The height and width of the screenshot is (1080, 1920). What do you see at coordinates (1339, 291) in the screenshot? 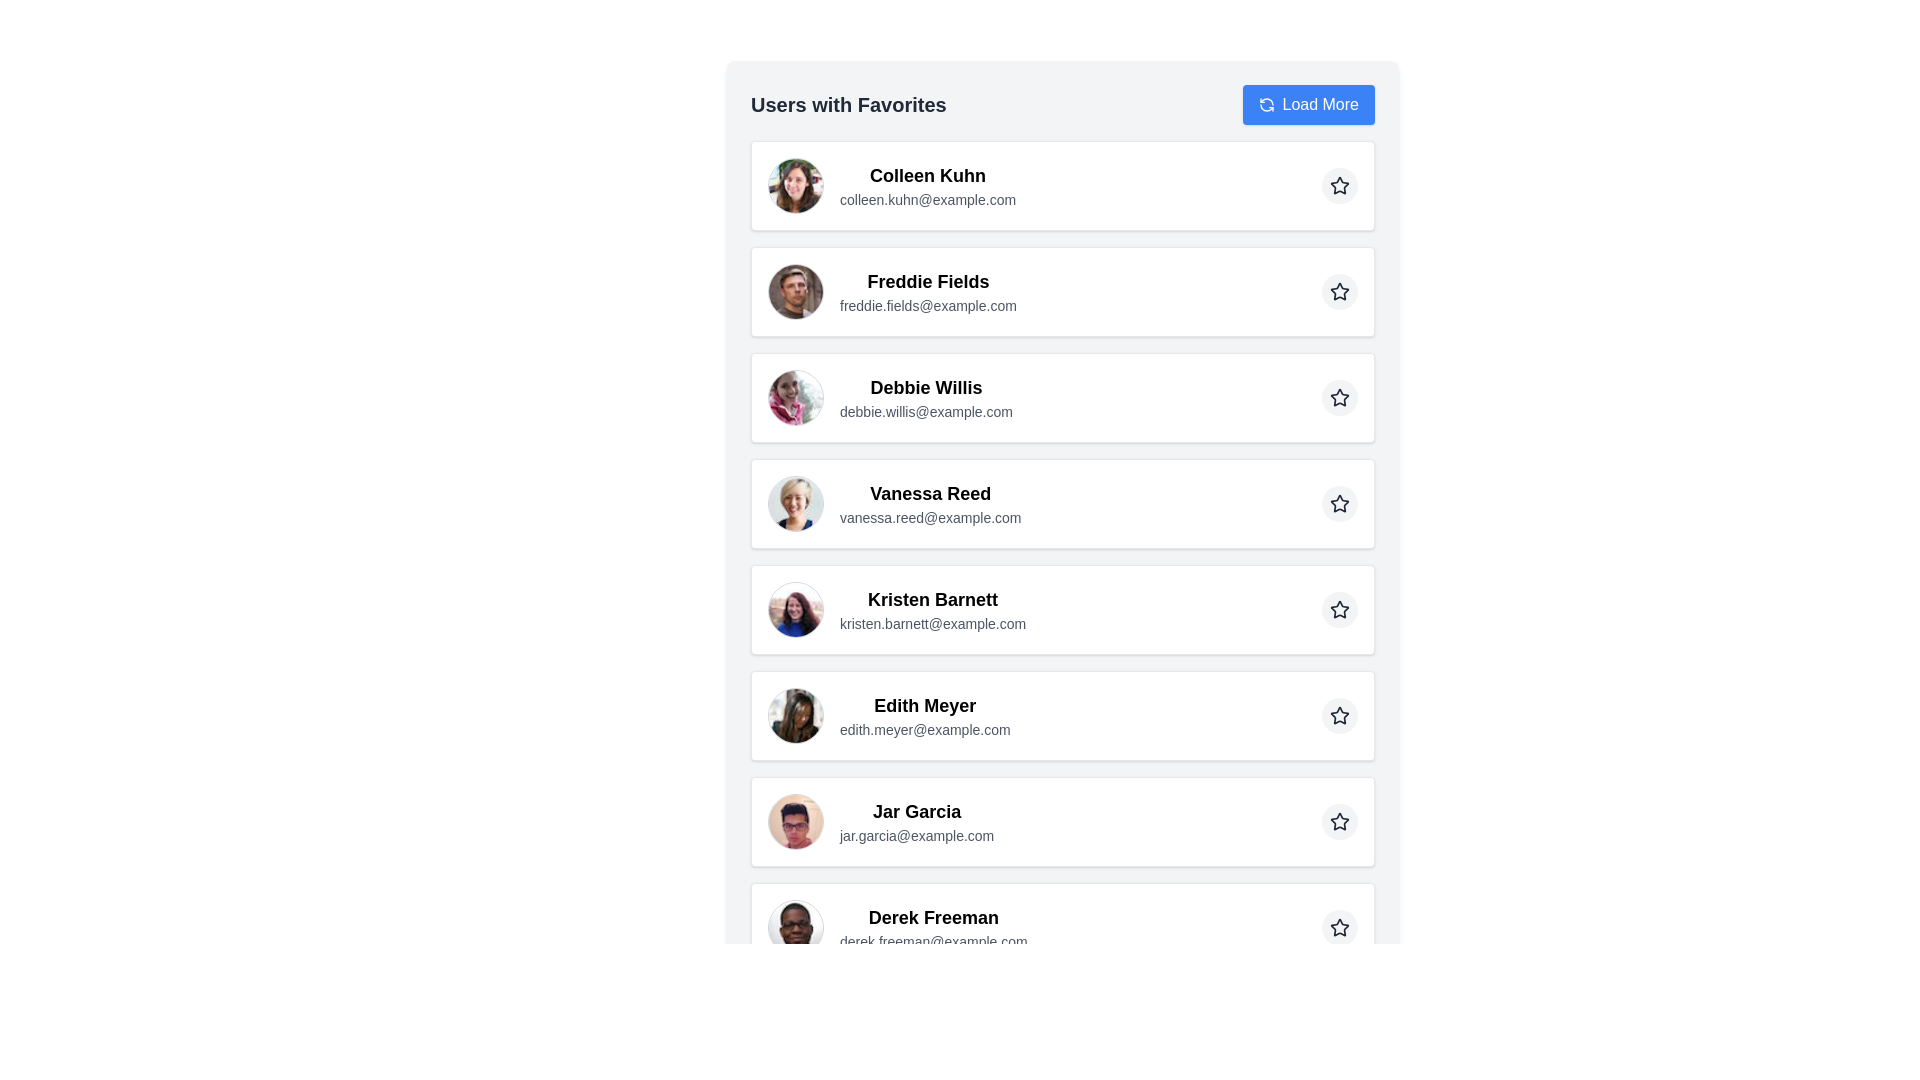
I see `the star-shaped icon button located to the right of 'Freddie Fields' name and email in the user listing interface to potentially see a tooltip or highlight effect` at bounding box center [1339, 291].